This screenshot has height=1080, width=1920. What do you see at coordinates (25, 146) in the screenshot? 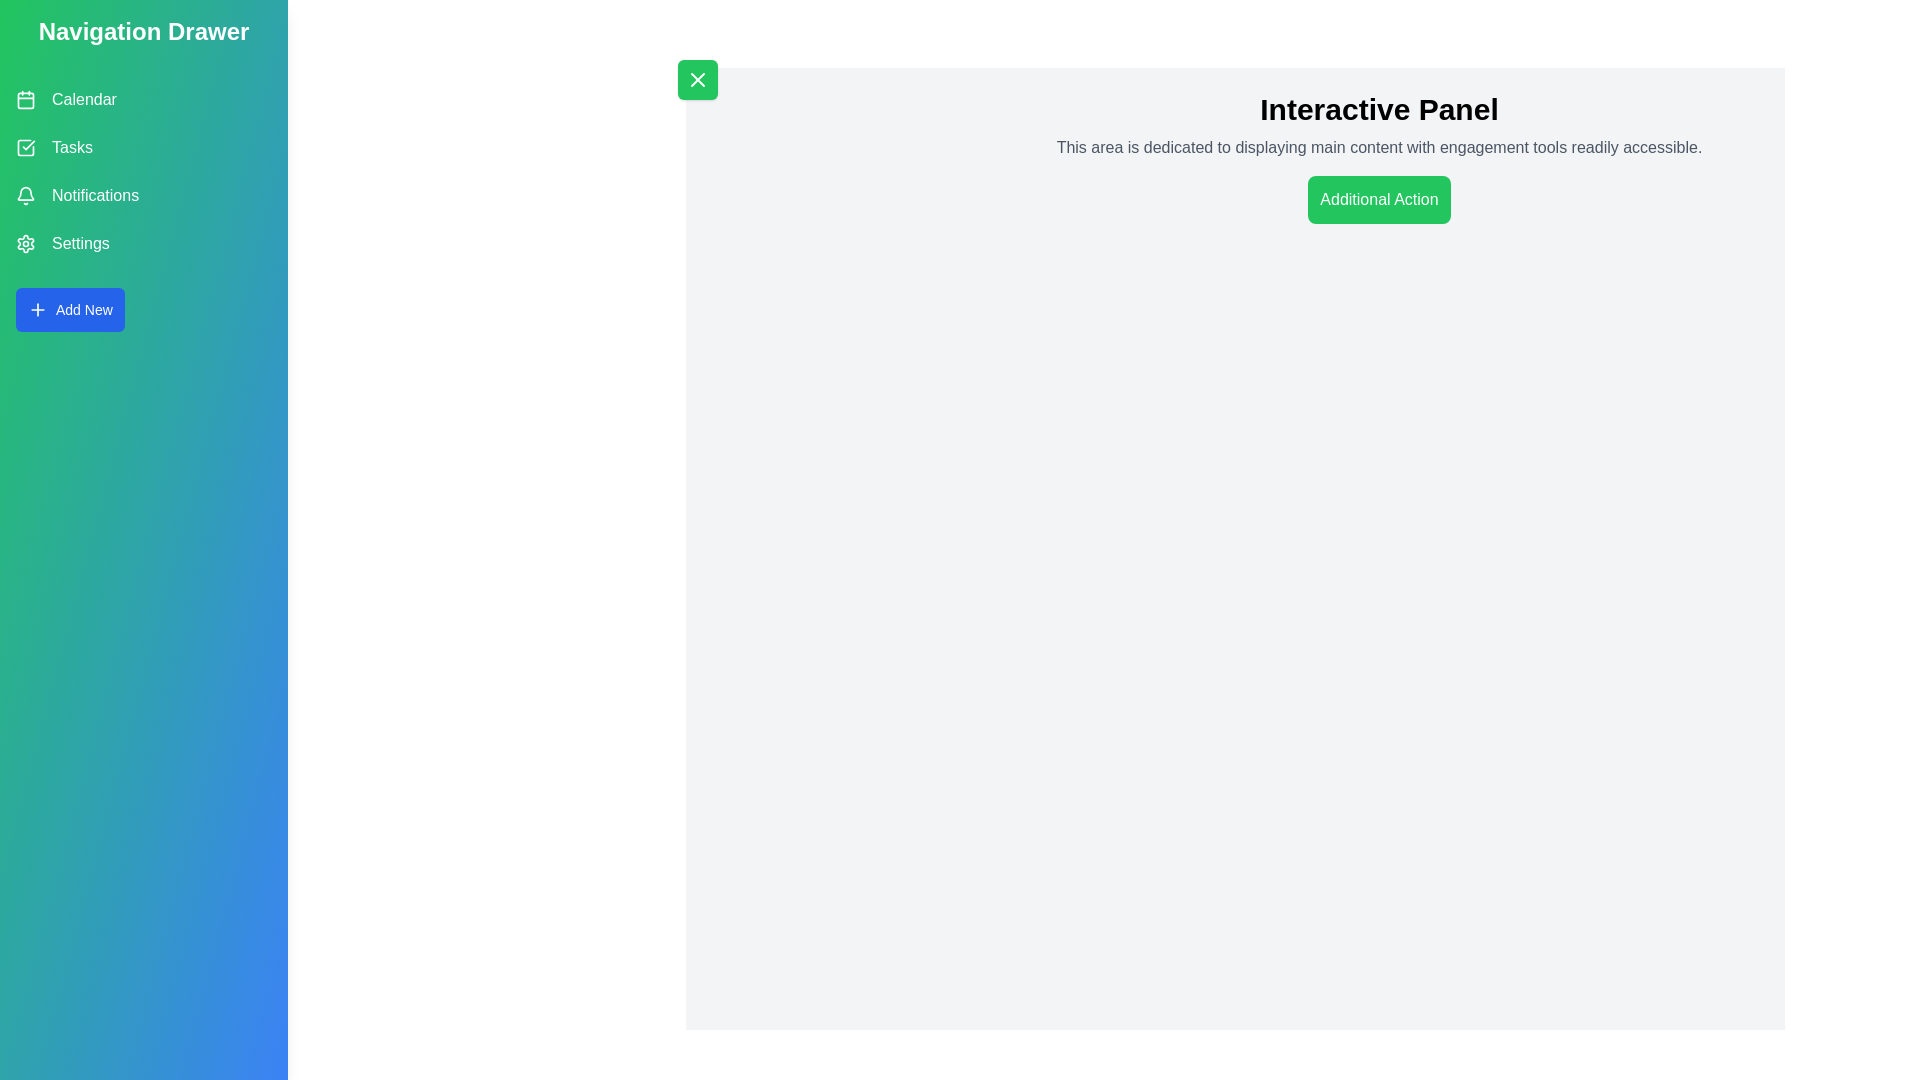
I see `the SVG Icon representing the 'Tasks' section in the left-aligned navigation drawer` at bounding box center [25, 146].